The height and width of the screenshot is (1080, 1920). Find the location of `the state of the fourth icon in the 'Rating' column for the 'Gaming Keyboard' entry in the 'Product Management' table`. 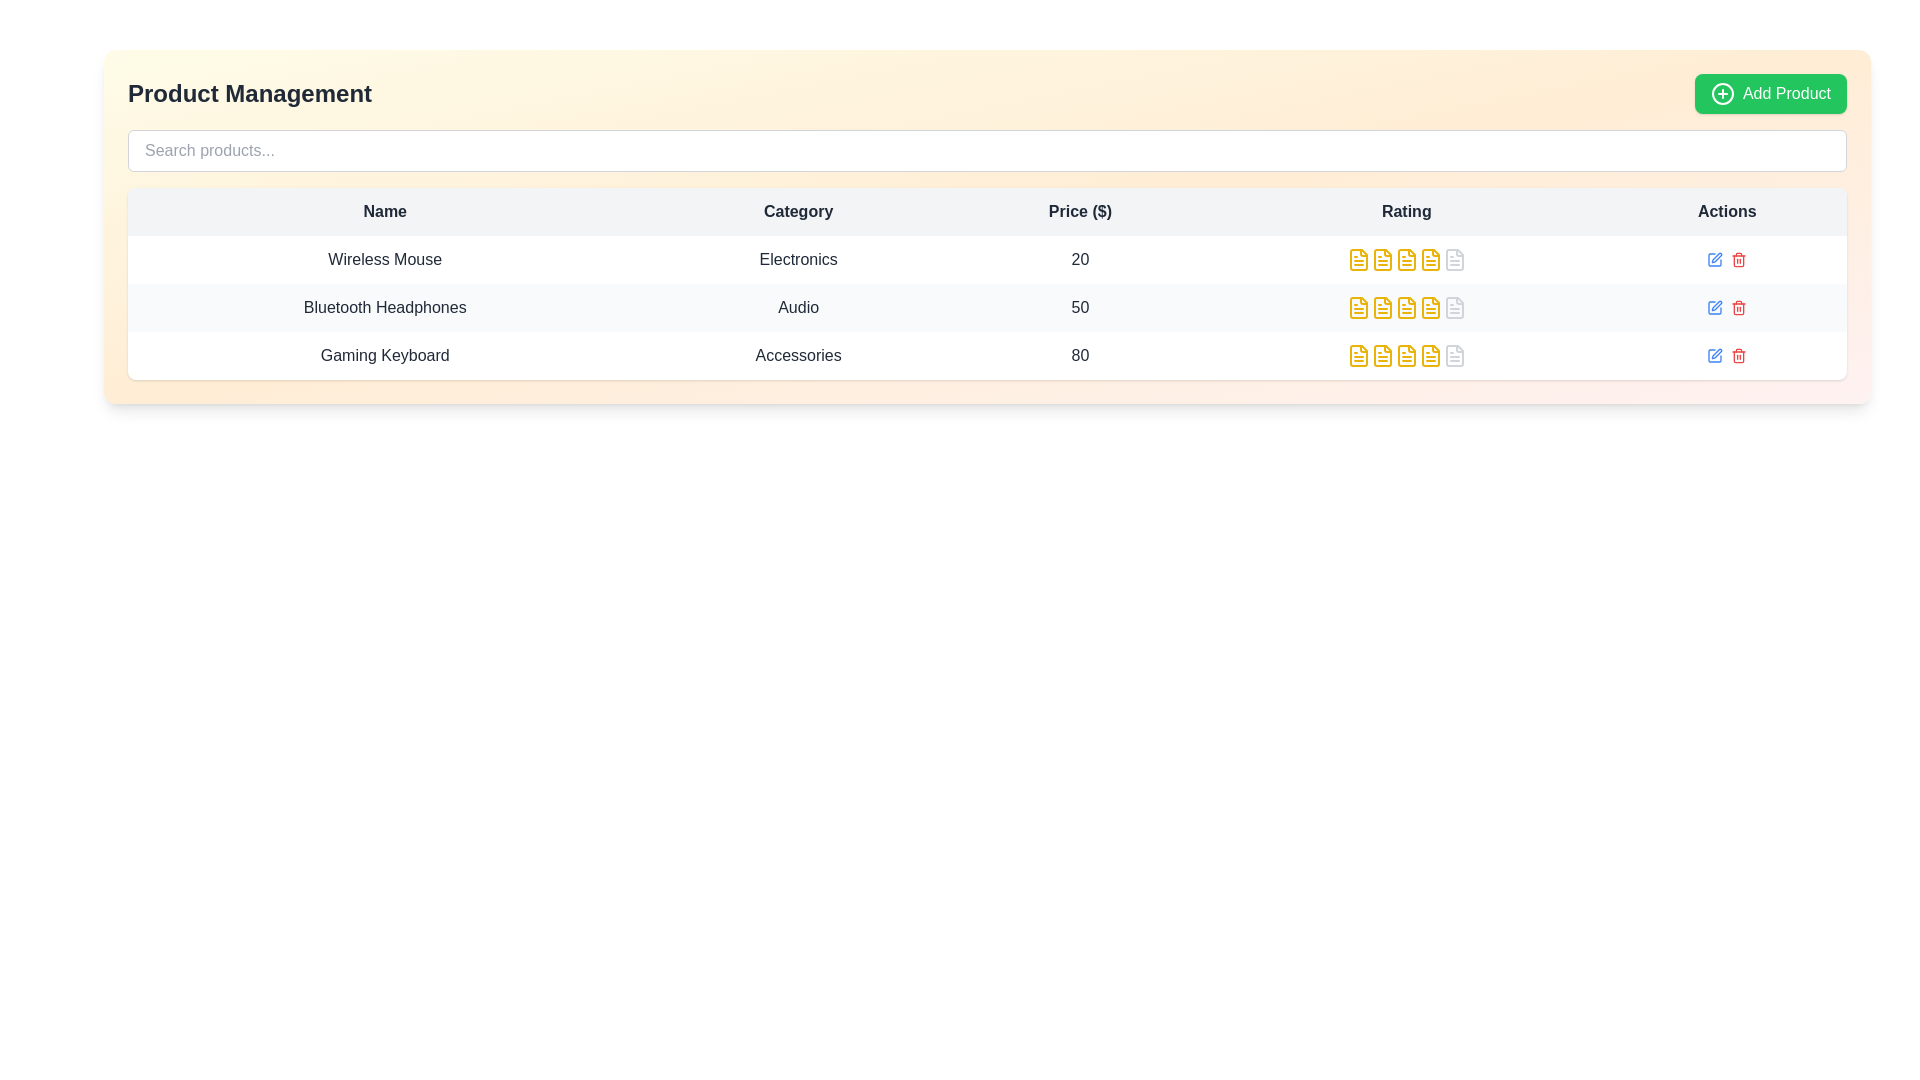

the state of the fourth icon in the 'Rating' column for the 'Gaming Keyboard' entry in the 'Product Management' table is located at coordinates (1405, 354).